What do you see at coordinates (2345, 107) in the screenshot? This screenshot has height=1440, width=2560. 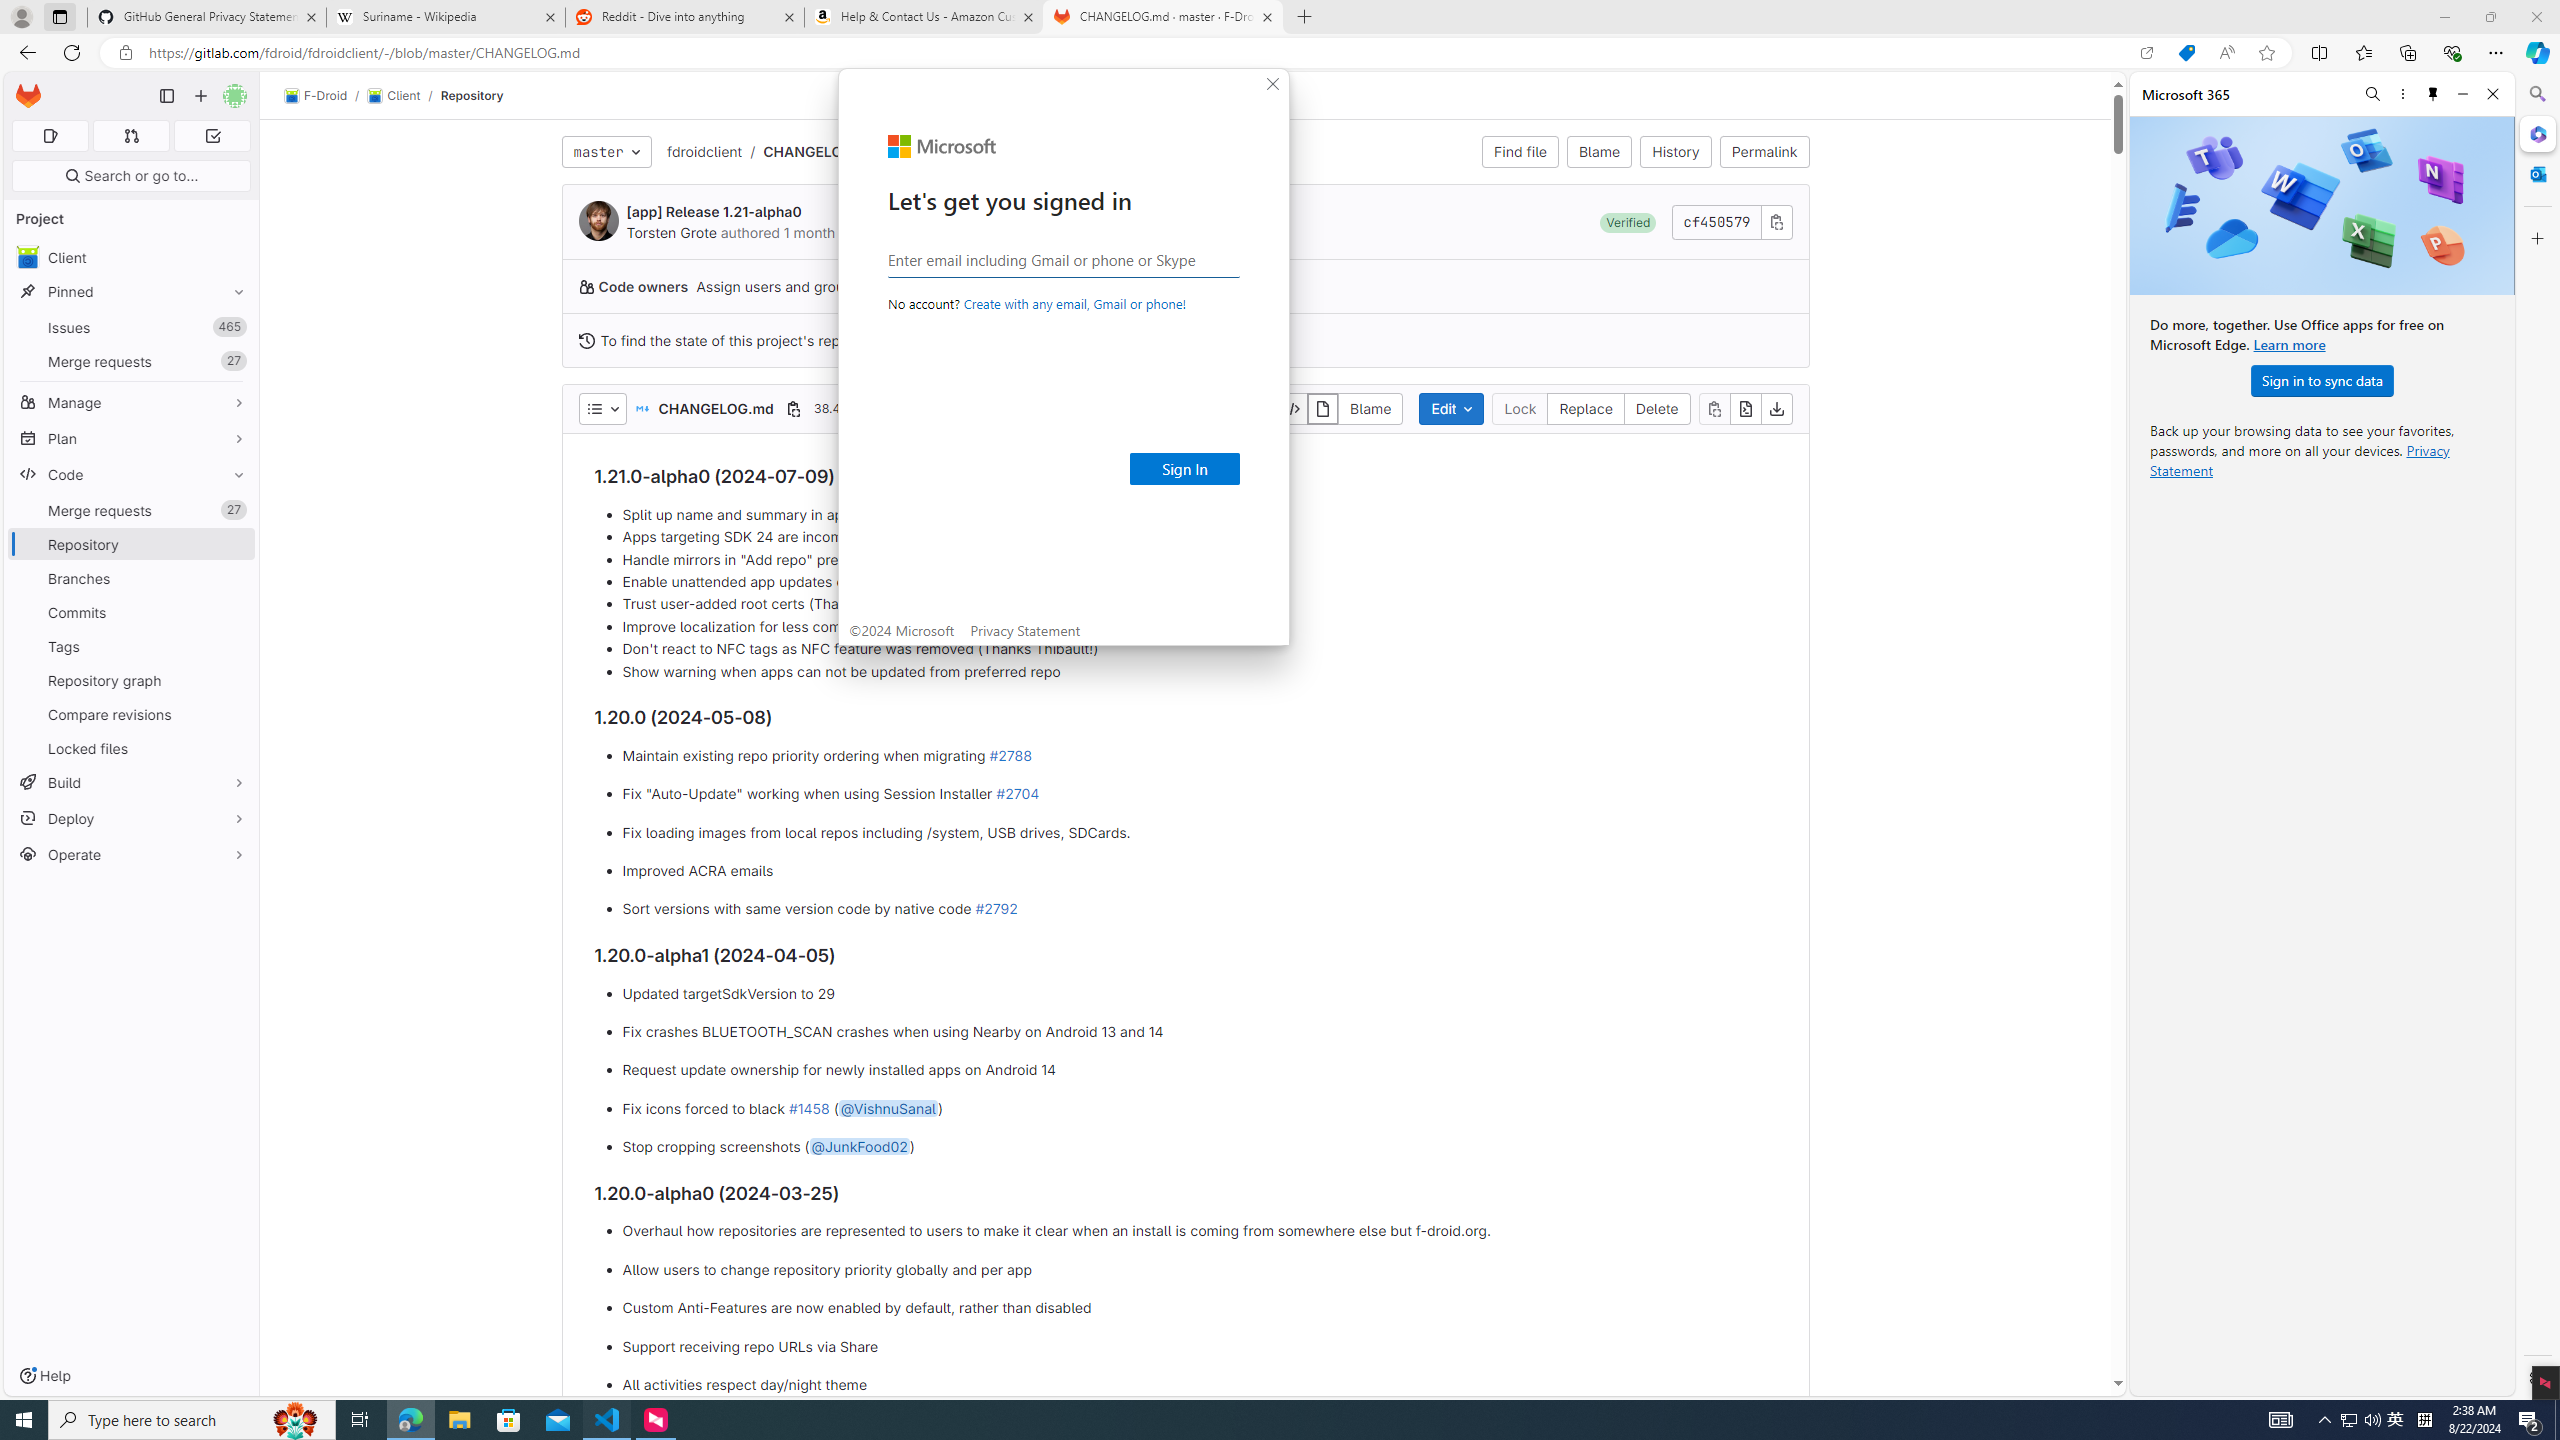 I see `'Next Match (Enter)'` at bounding box center [2345, 107].